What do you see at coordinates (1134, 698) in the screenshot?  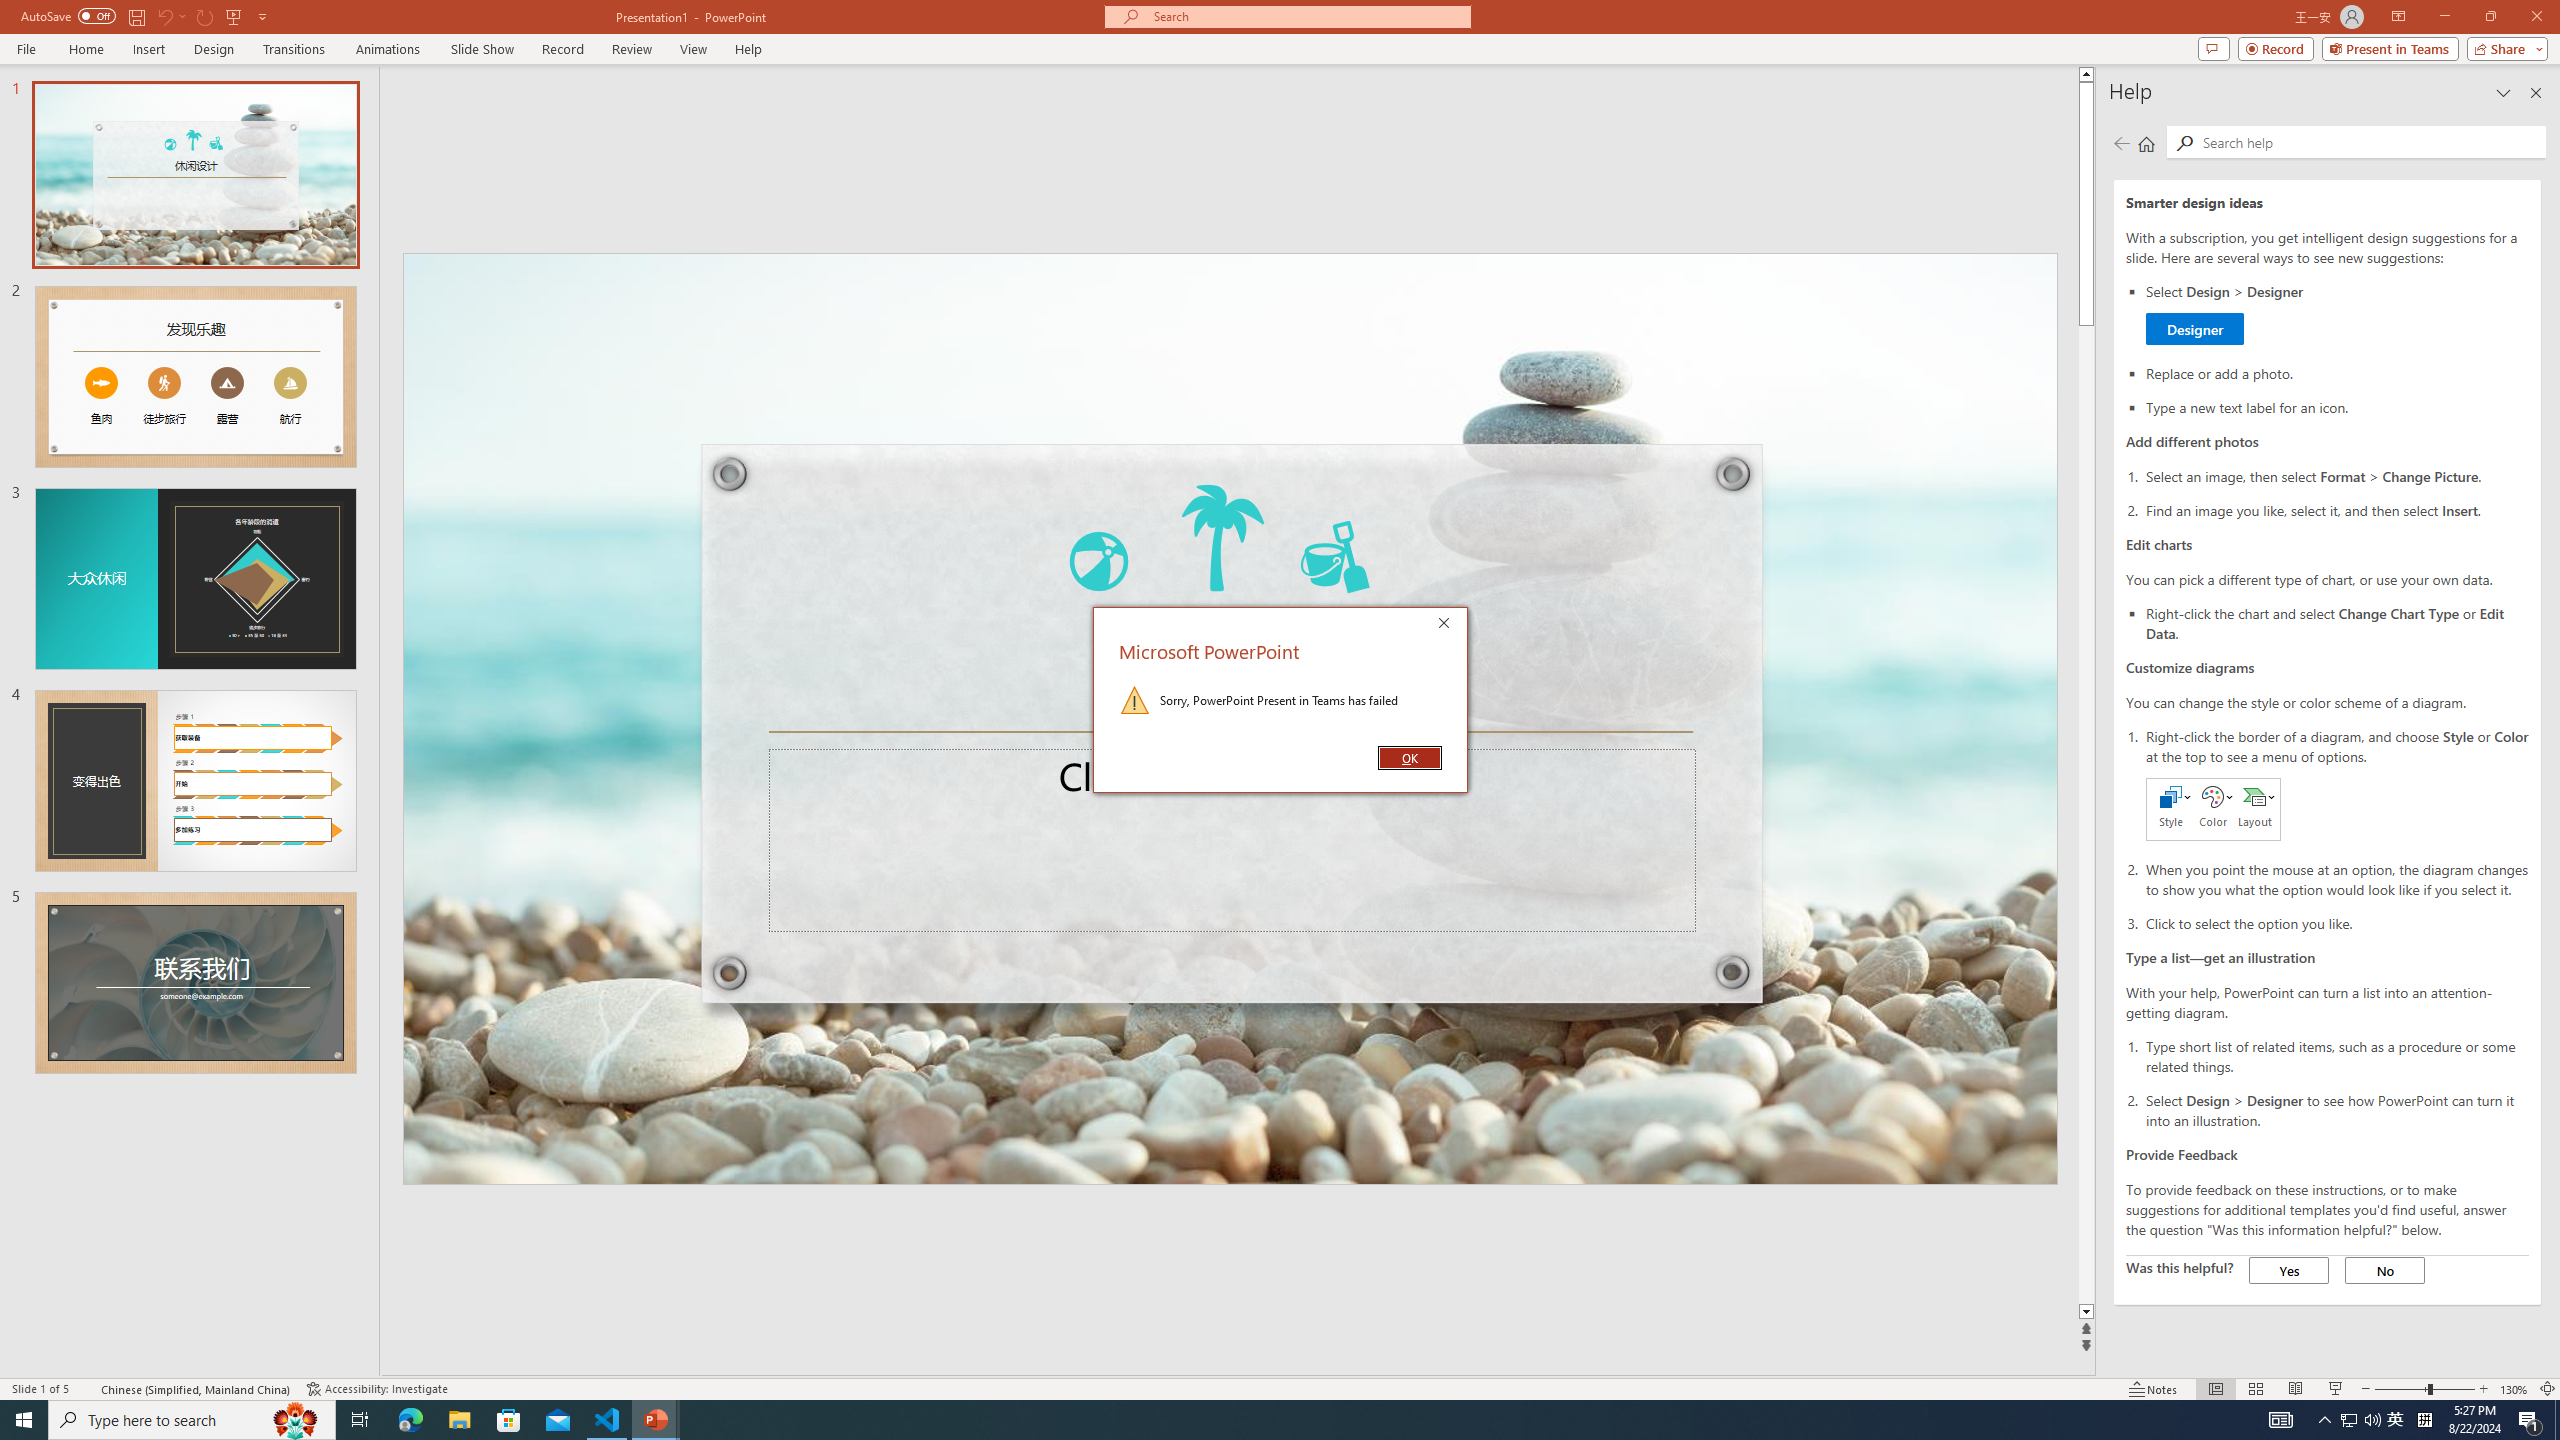 I see `'Warning Icon'` at bounding box center [1134, 698].